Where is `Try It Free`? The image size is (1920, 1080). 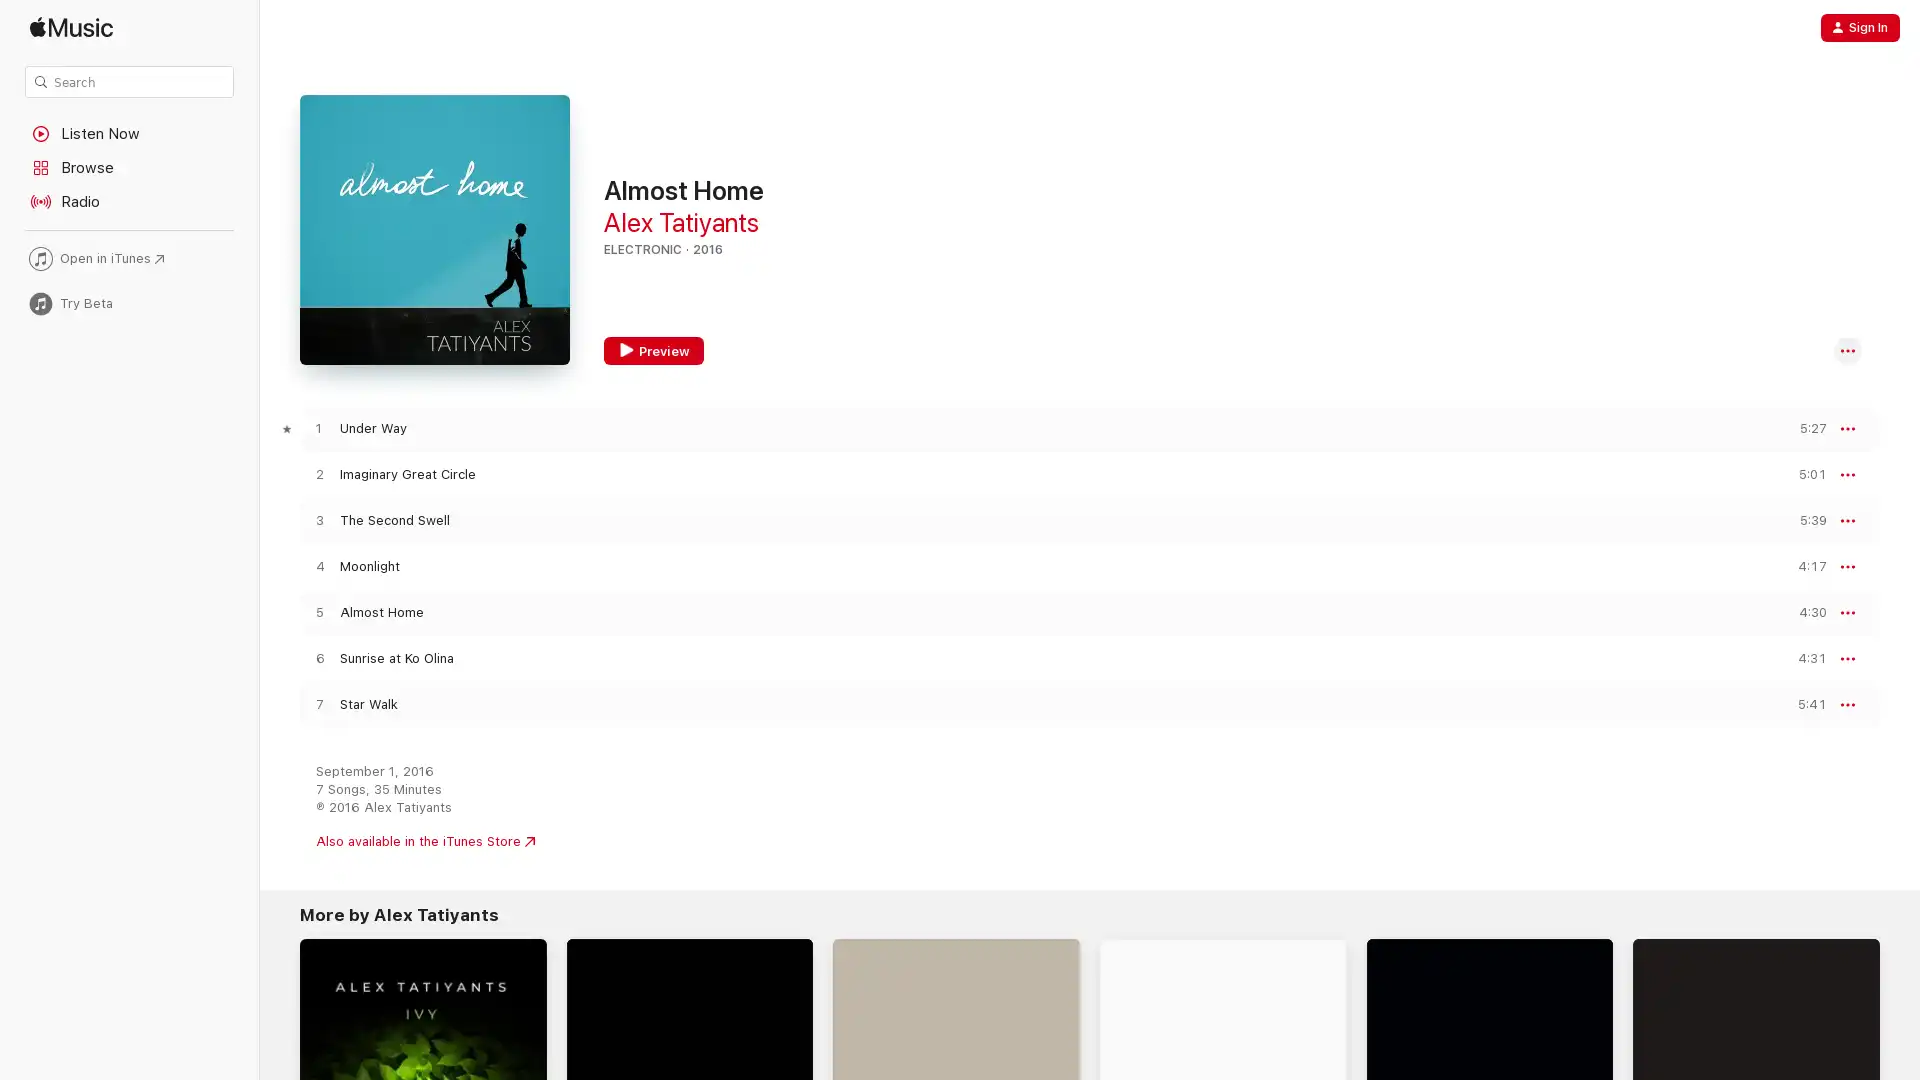
Try It Free is located at coordinates (1827, 1041).